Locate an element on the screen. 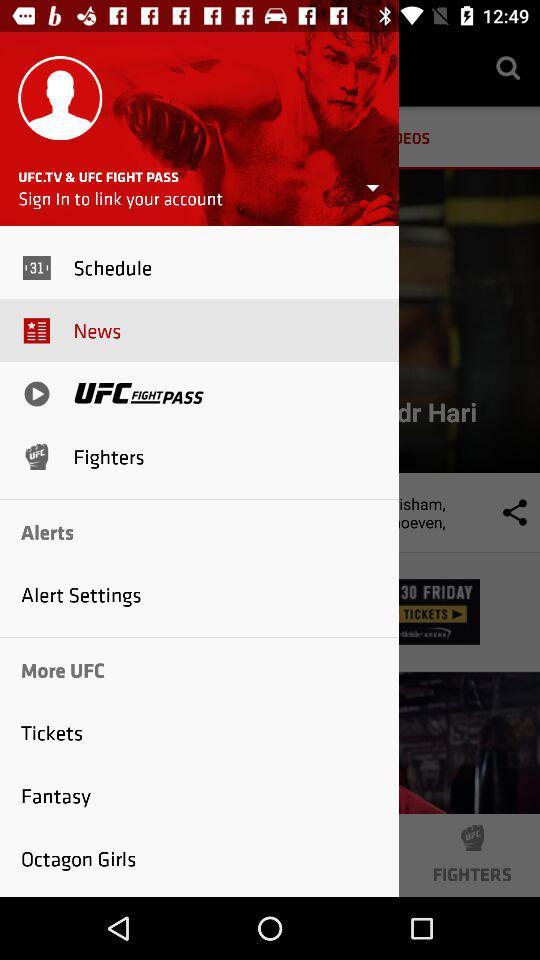  the symbol which is to the left of ufc fight pass is located at coordinates (36, 392).